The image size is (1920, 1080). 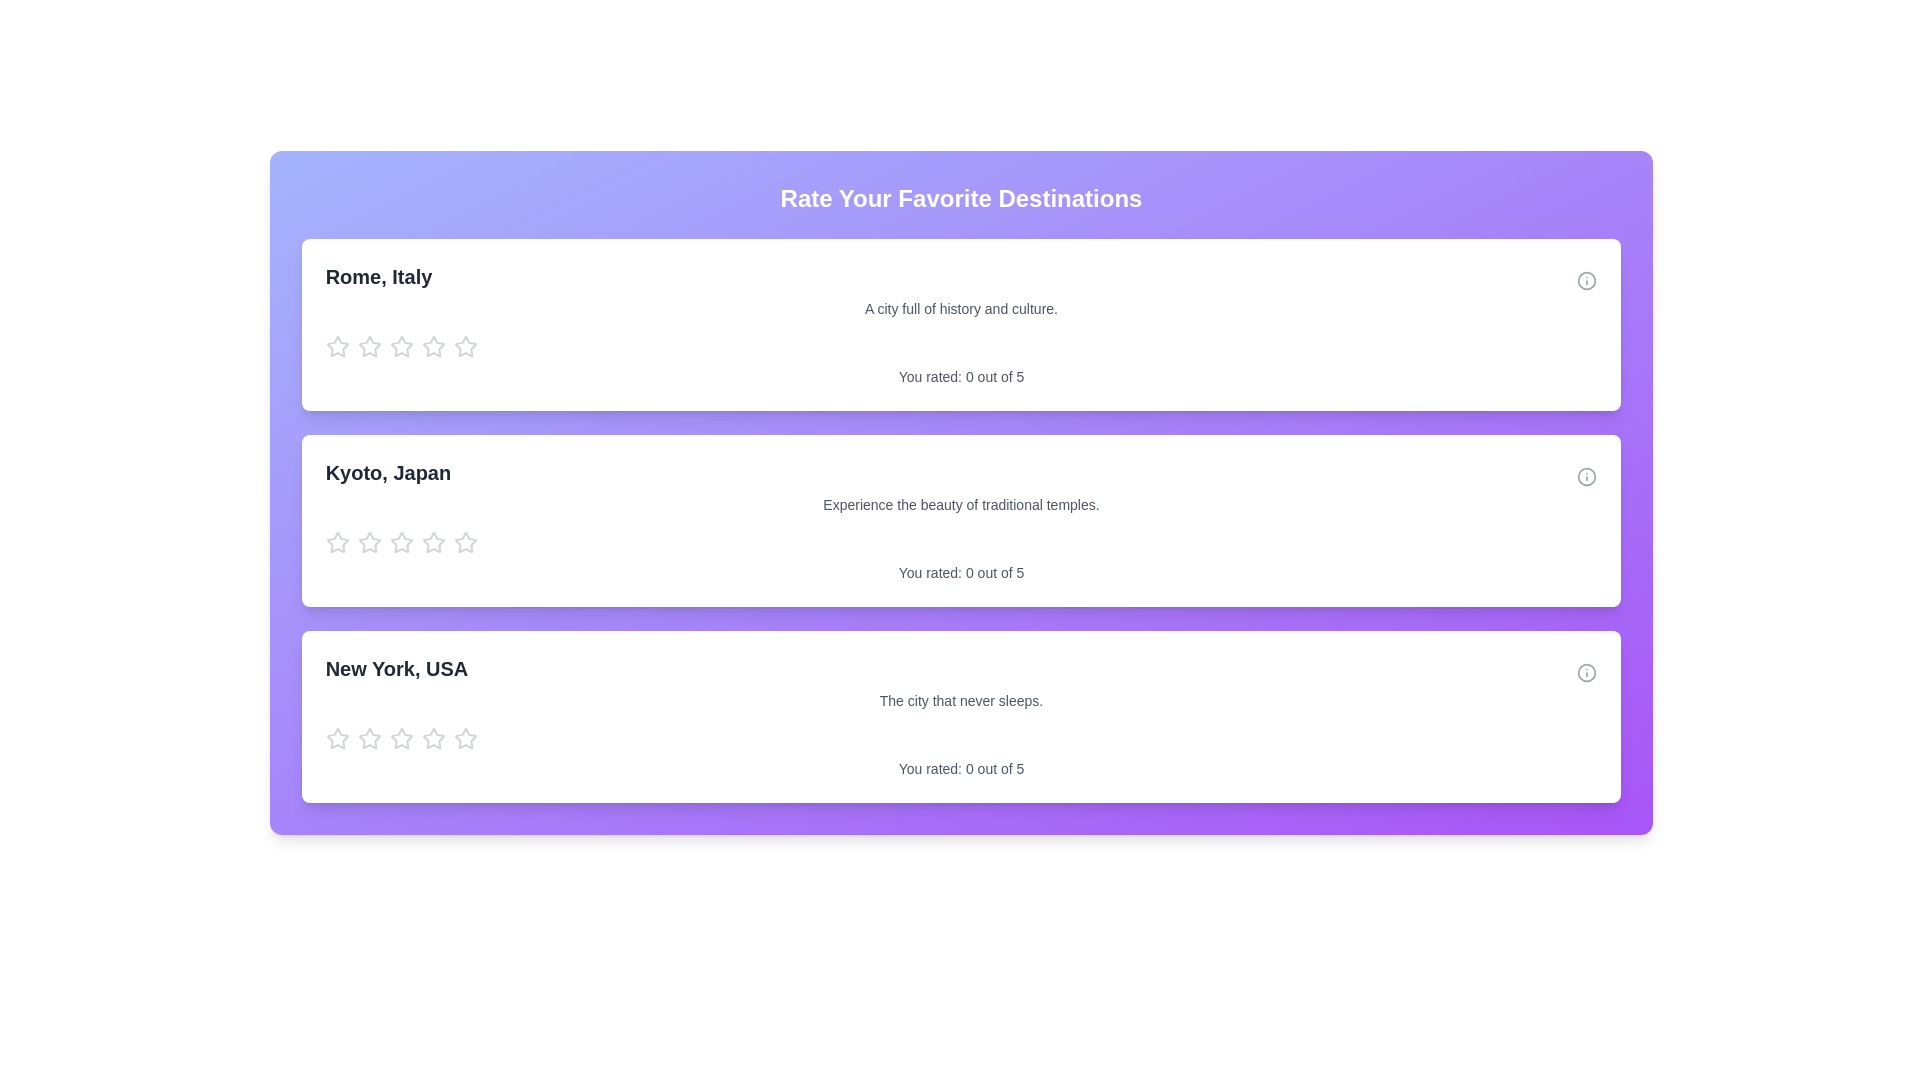 What do you see at coordinates (432, 542) in the screenshot?
I see `the second star-shaped icon in the rating section under 'Kyoto, Japan'` at bounding box center [432, 542].